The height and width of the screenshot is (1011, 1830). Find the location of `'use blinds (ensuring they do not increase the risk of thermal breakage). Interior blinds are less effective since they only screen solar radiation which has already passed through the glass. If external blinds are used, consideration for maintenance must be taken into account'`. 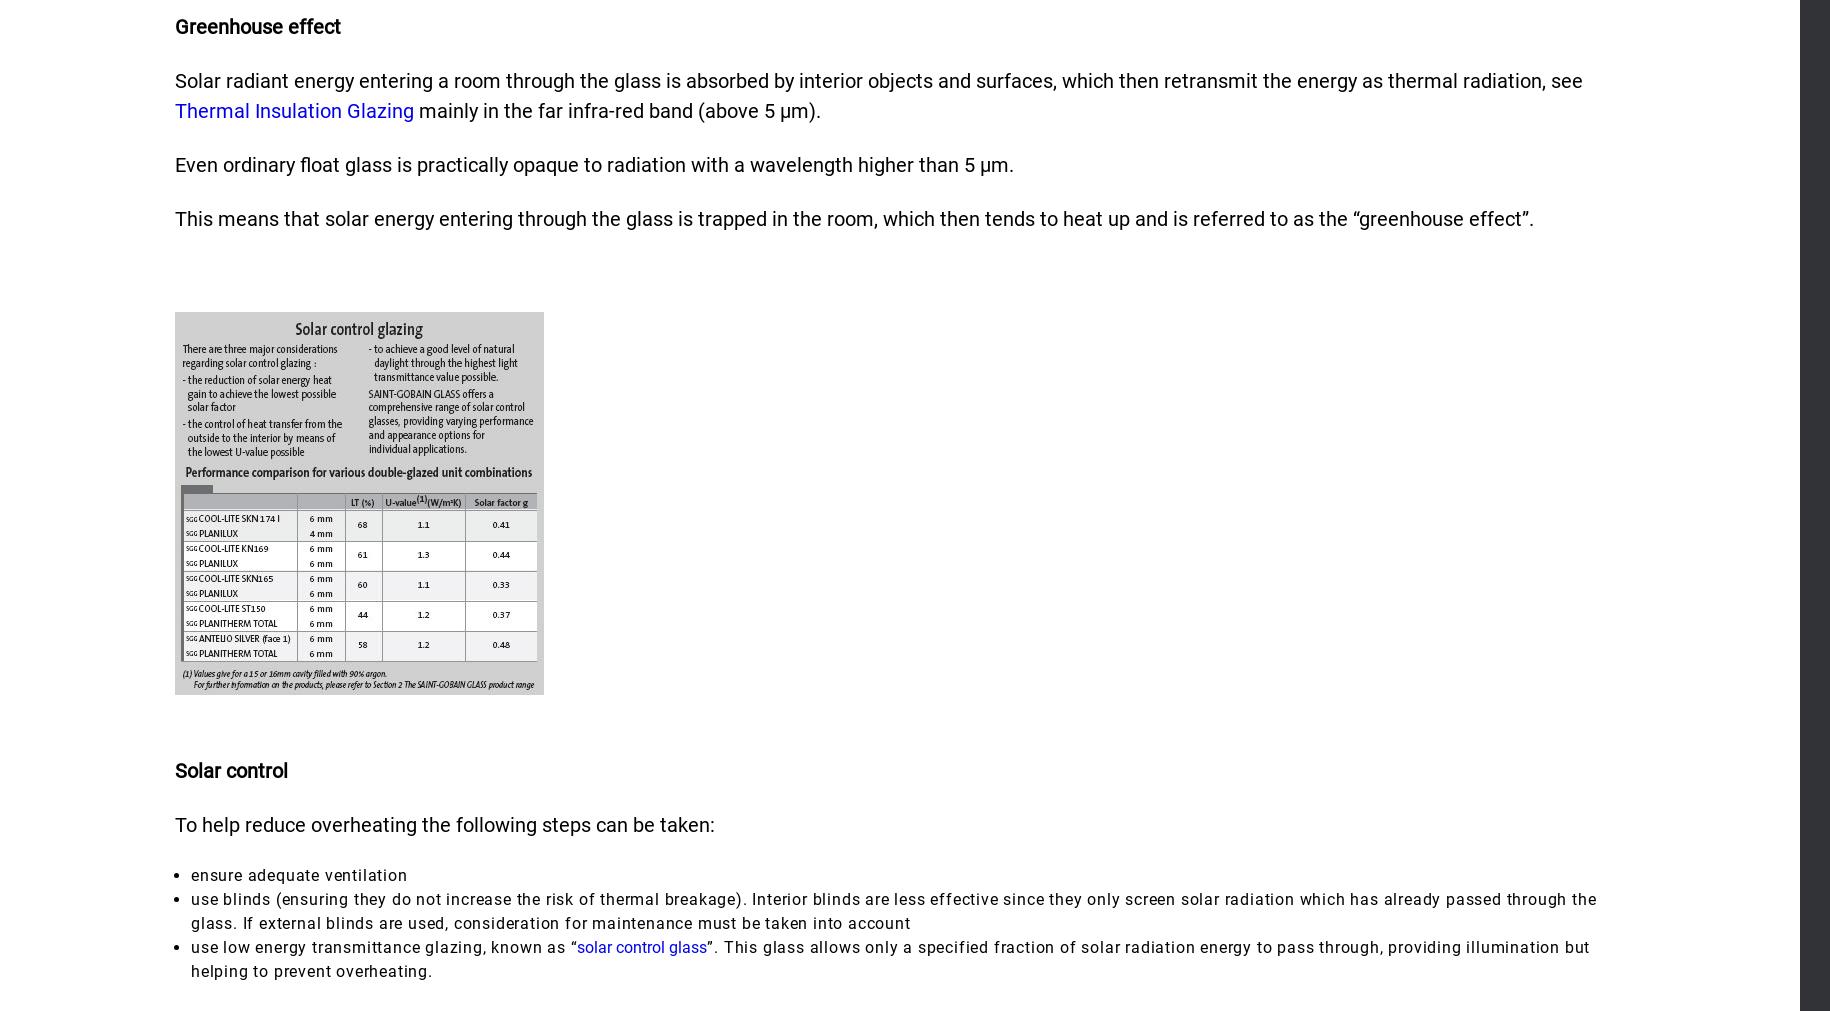

'use blinds (ensuring they do not increase the risk of thermal breakage). Interior blinds are less effective since they only screen solar radiation which has already passed through the glass. If external blinds are used, consideration for maintenance must be taken into account' is located at coordinates (190, 910).